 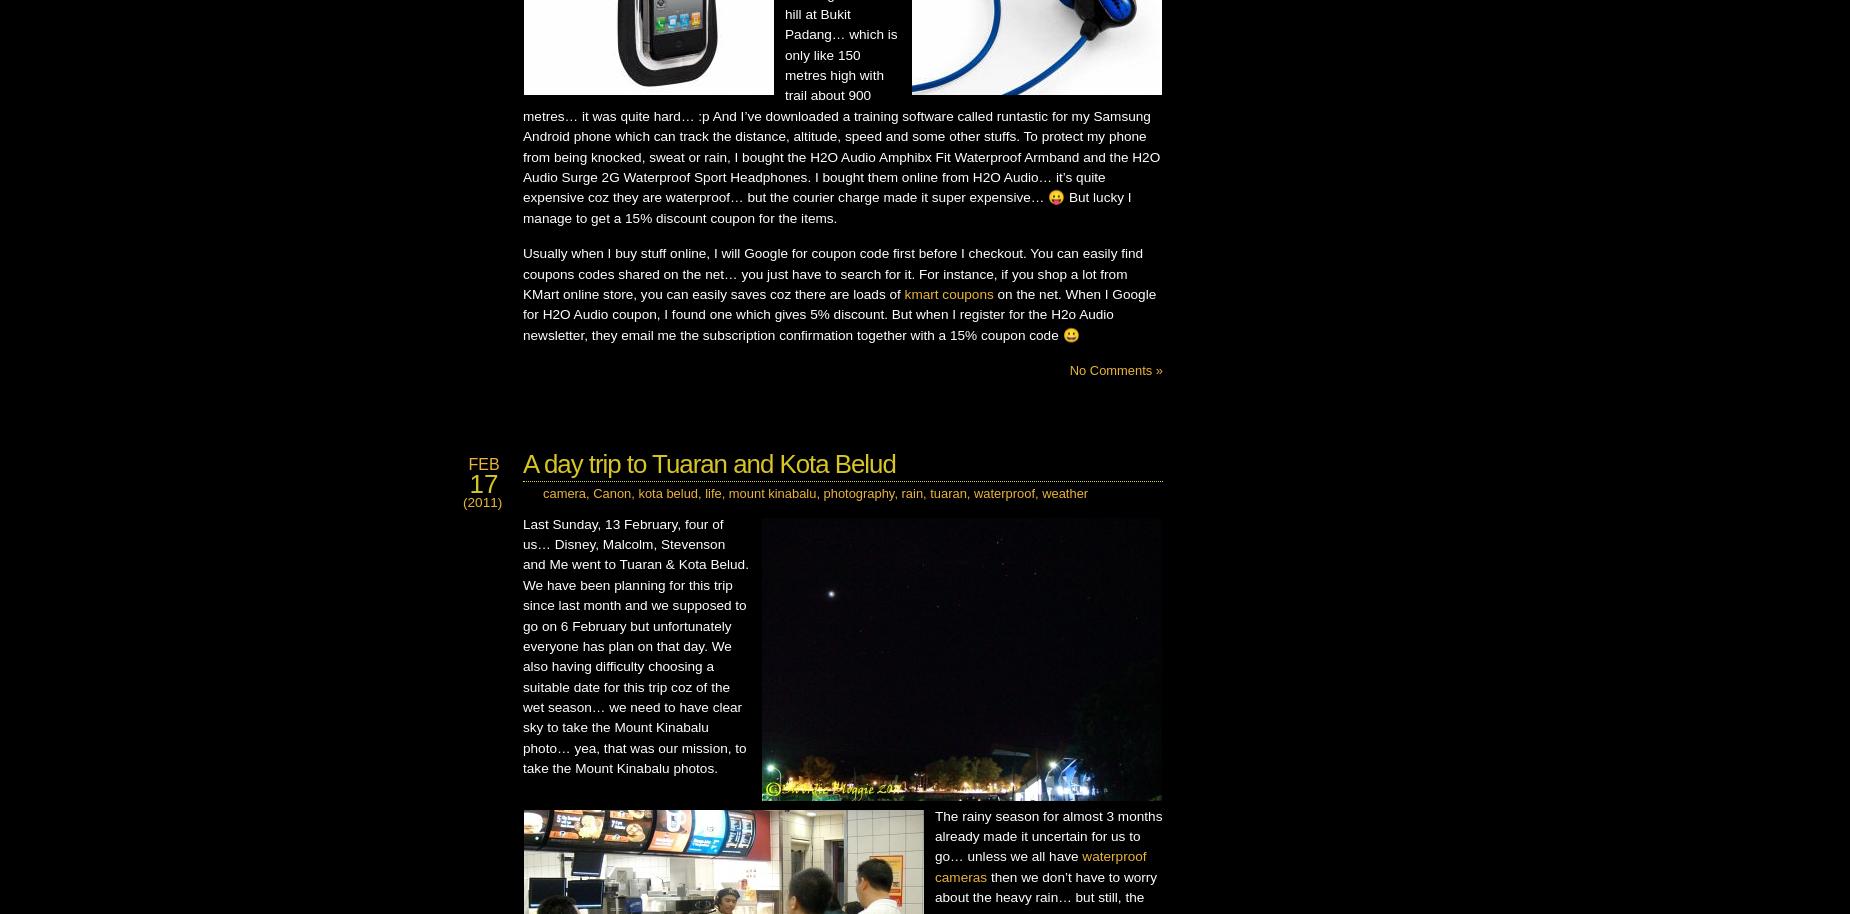 I want to click on 'photography', so click(x=858, y=493).